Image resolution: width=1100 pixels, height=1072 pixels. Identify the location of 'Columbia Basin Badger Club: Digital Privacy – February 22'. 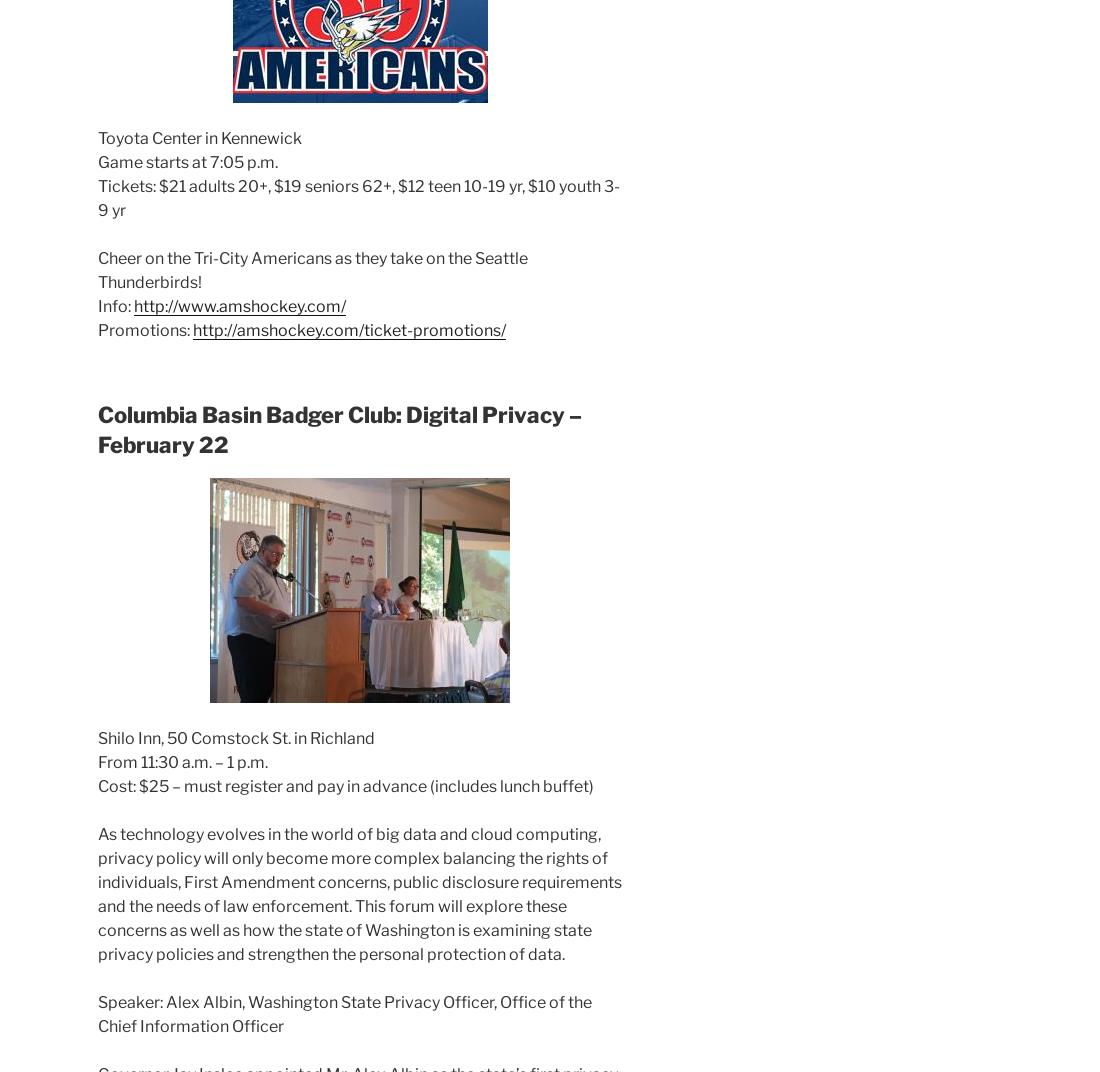
(339, 428).